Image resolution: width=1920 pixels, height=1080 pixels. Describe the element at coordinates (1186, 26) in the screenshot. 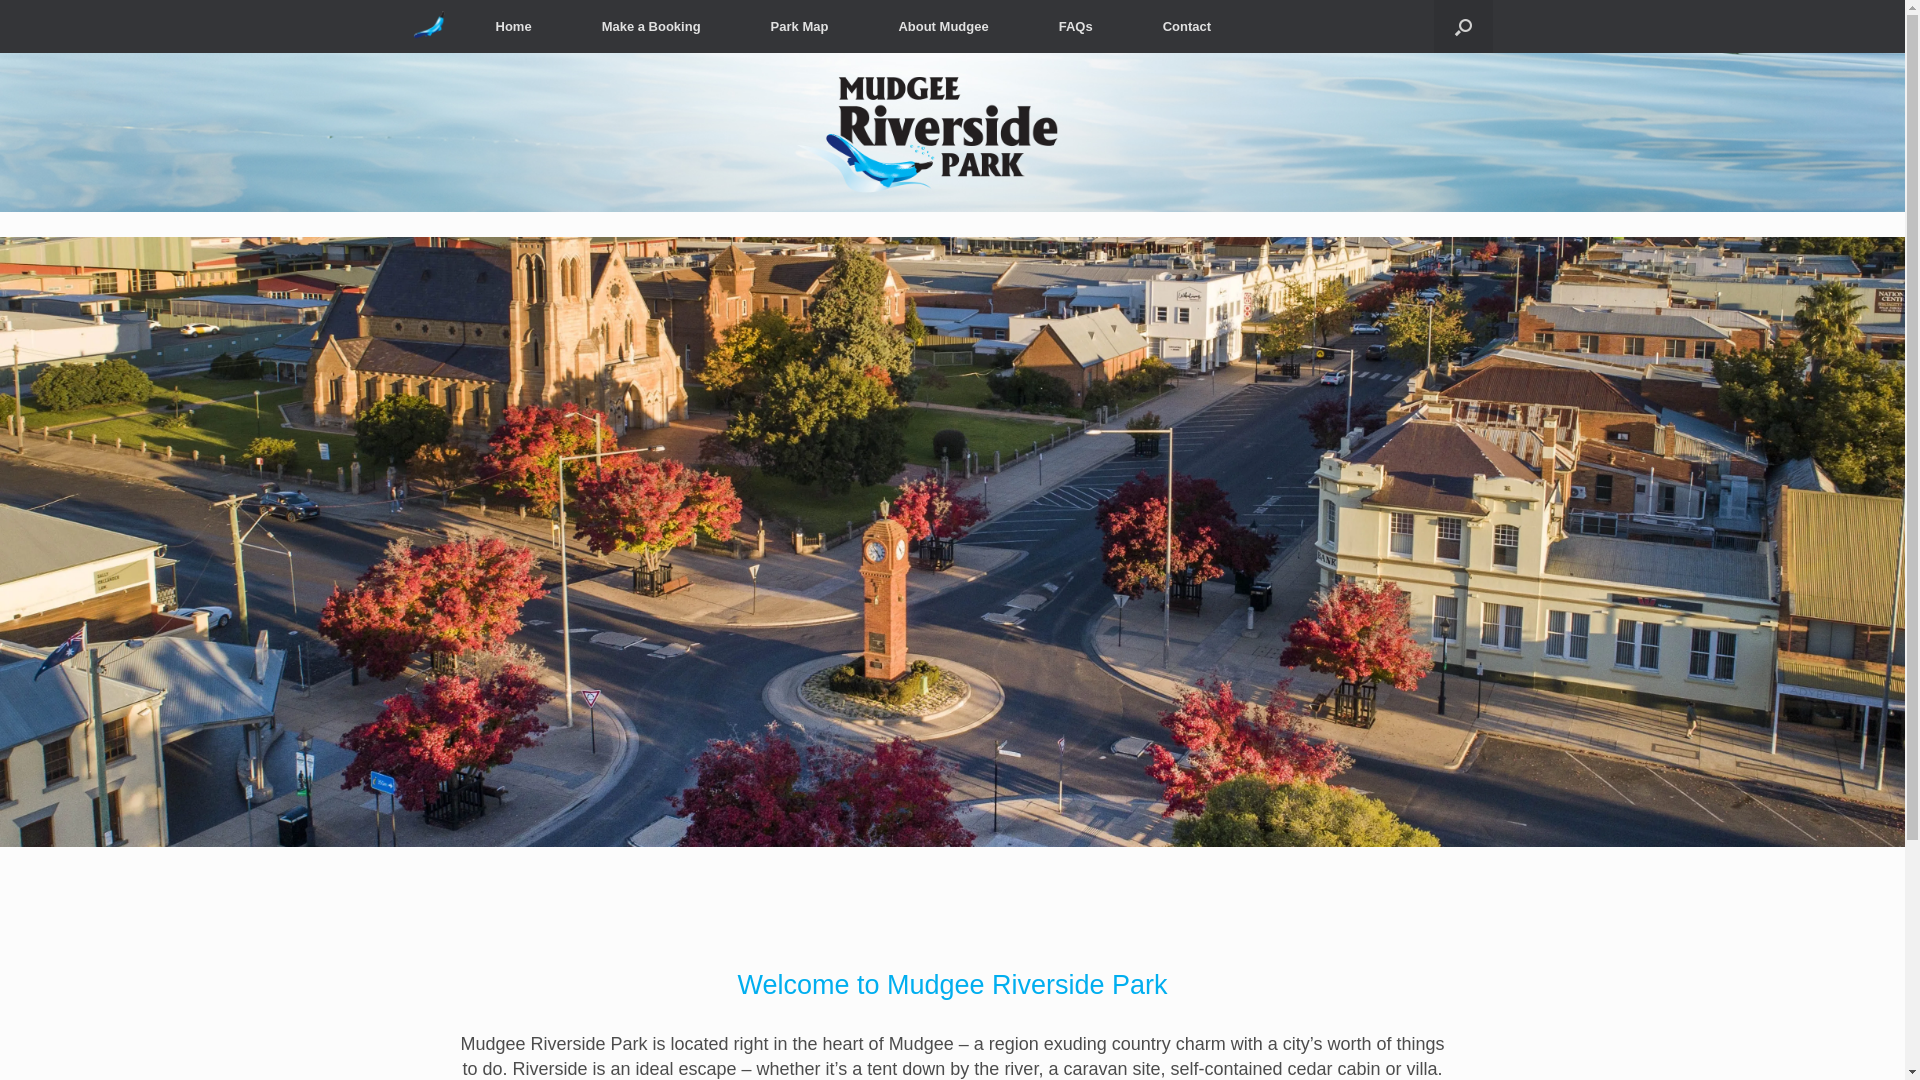

I see `'Contact'` at that location.